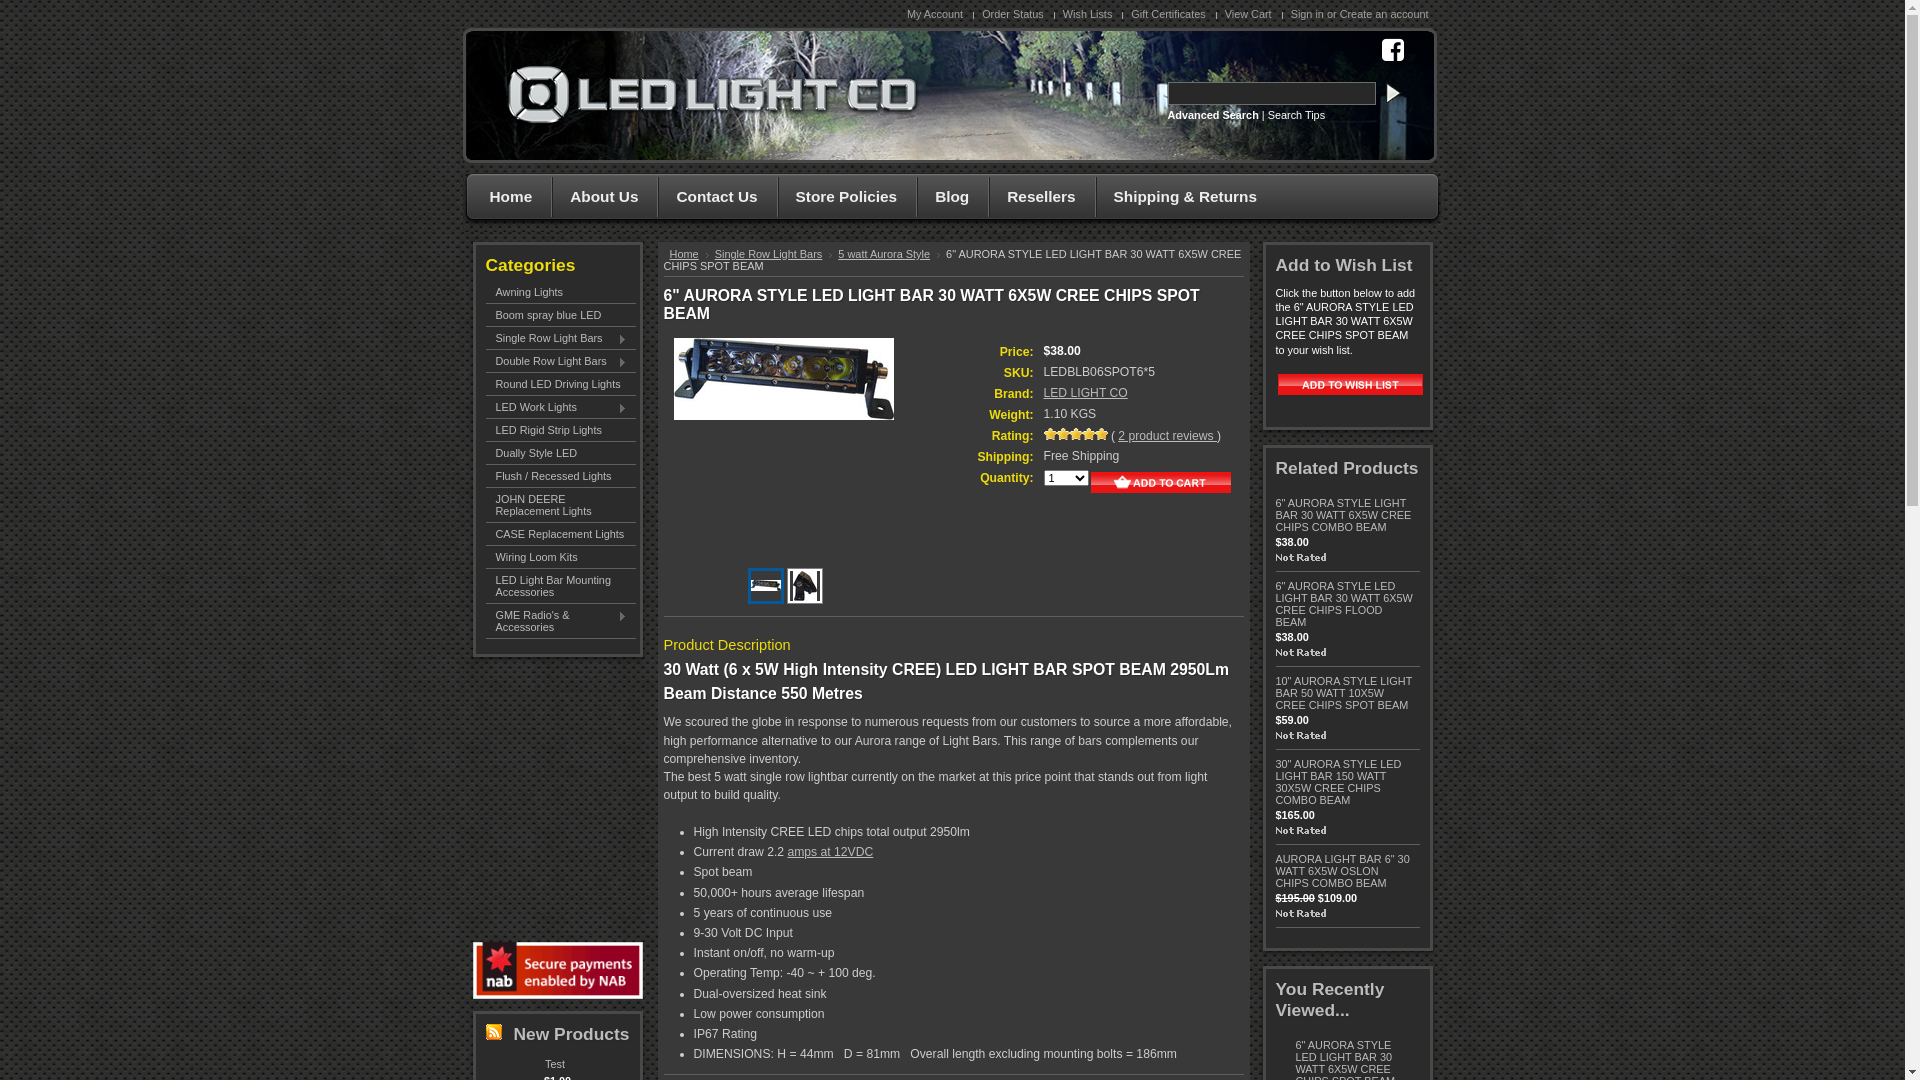 The height and width of the screenshot is (1080, 1920). I want to click on 'Flush / Recessed Lights', so click(560, 475).